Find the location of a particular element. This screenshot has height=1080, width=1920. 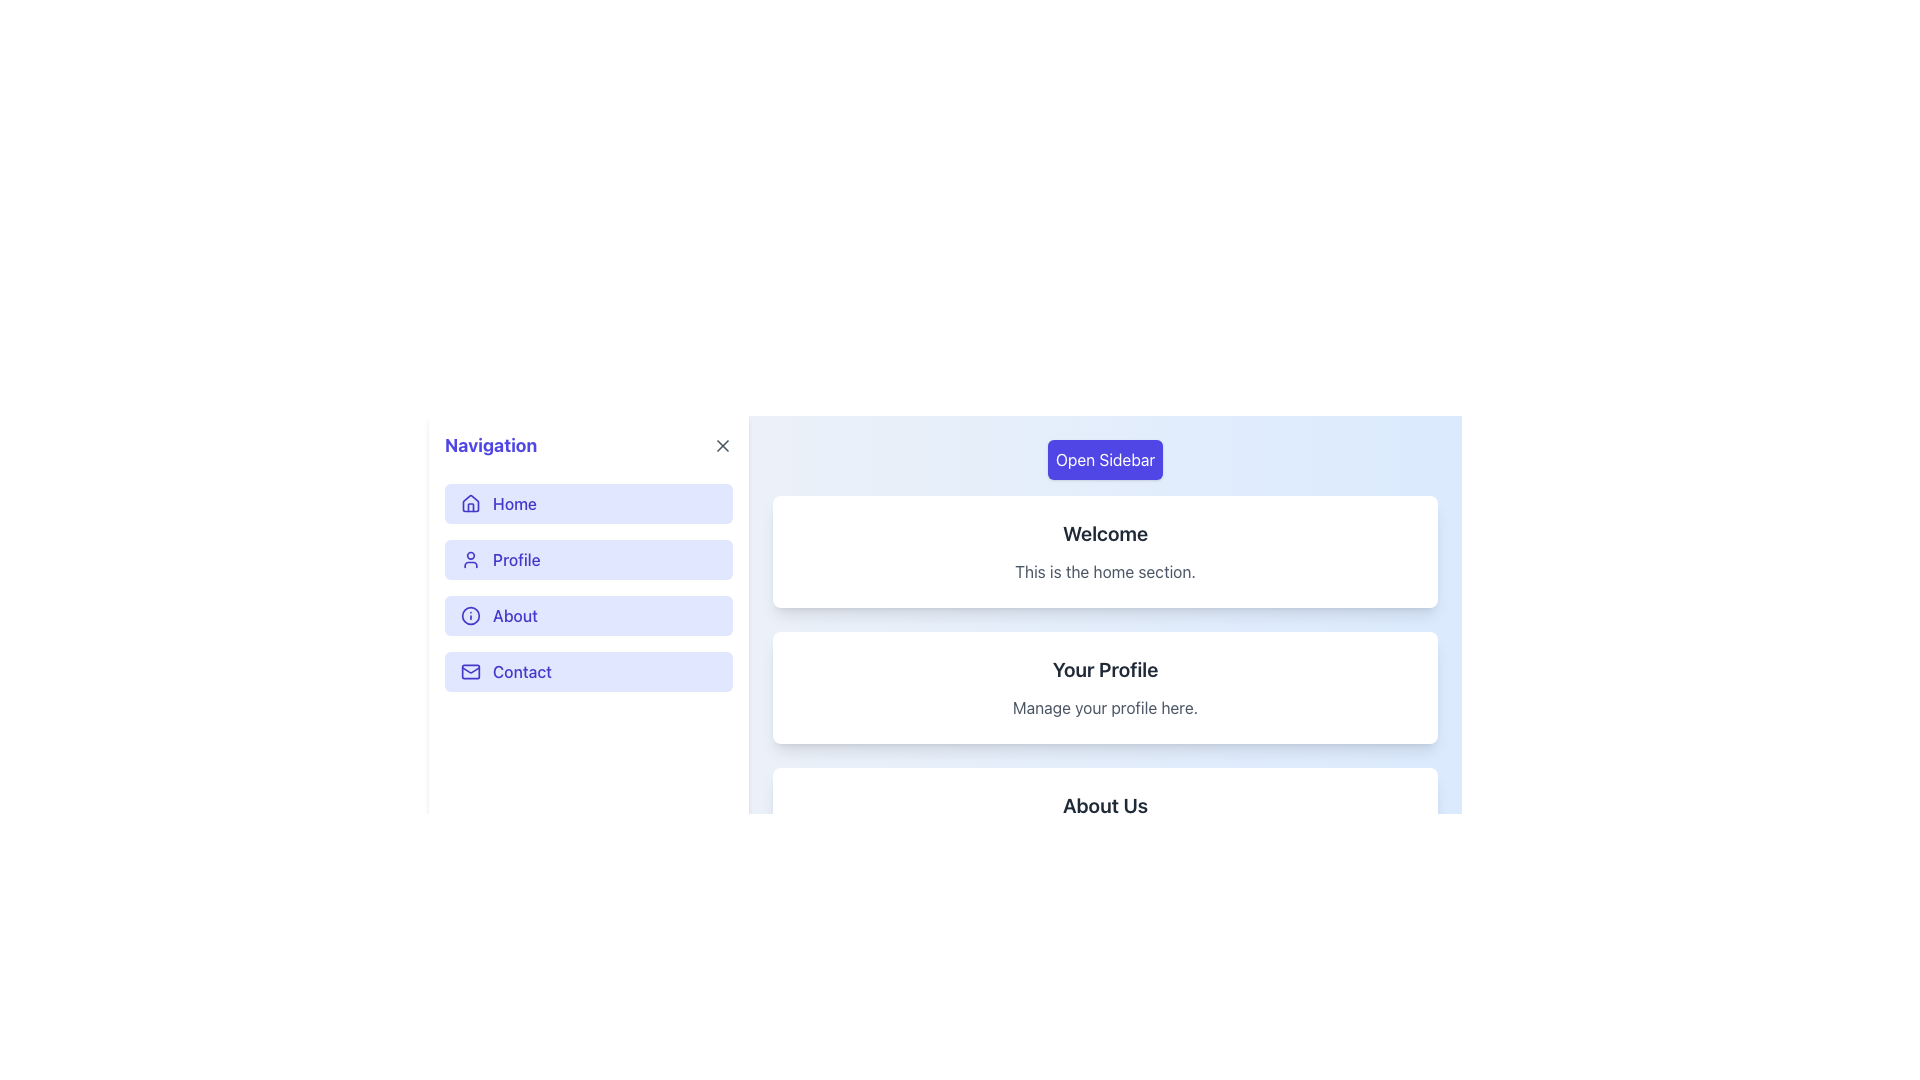

the close button symbol (an 'X') located at the top right of the navigation sidebar is located at coordinates (722, 445).